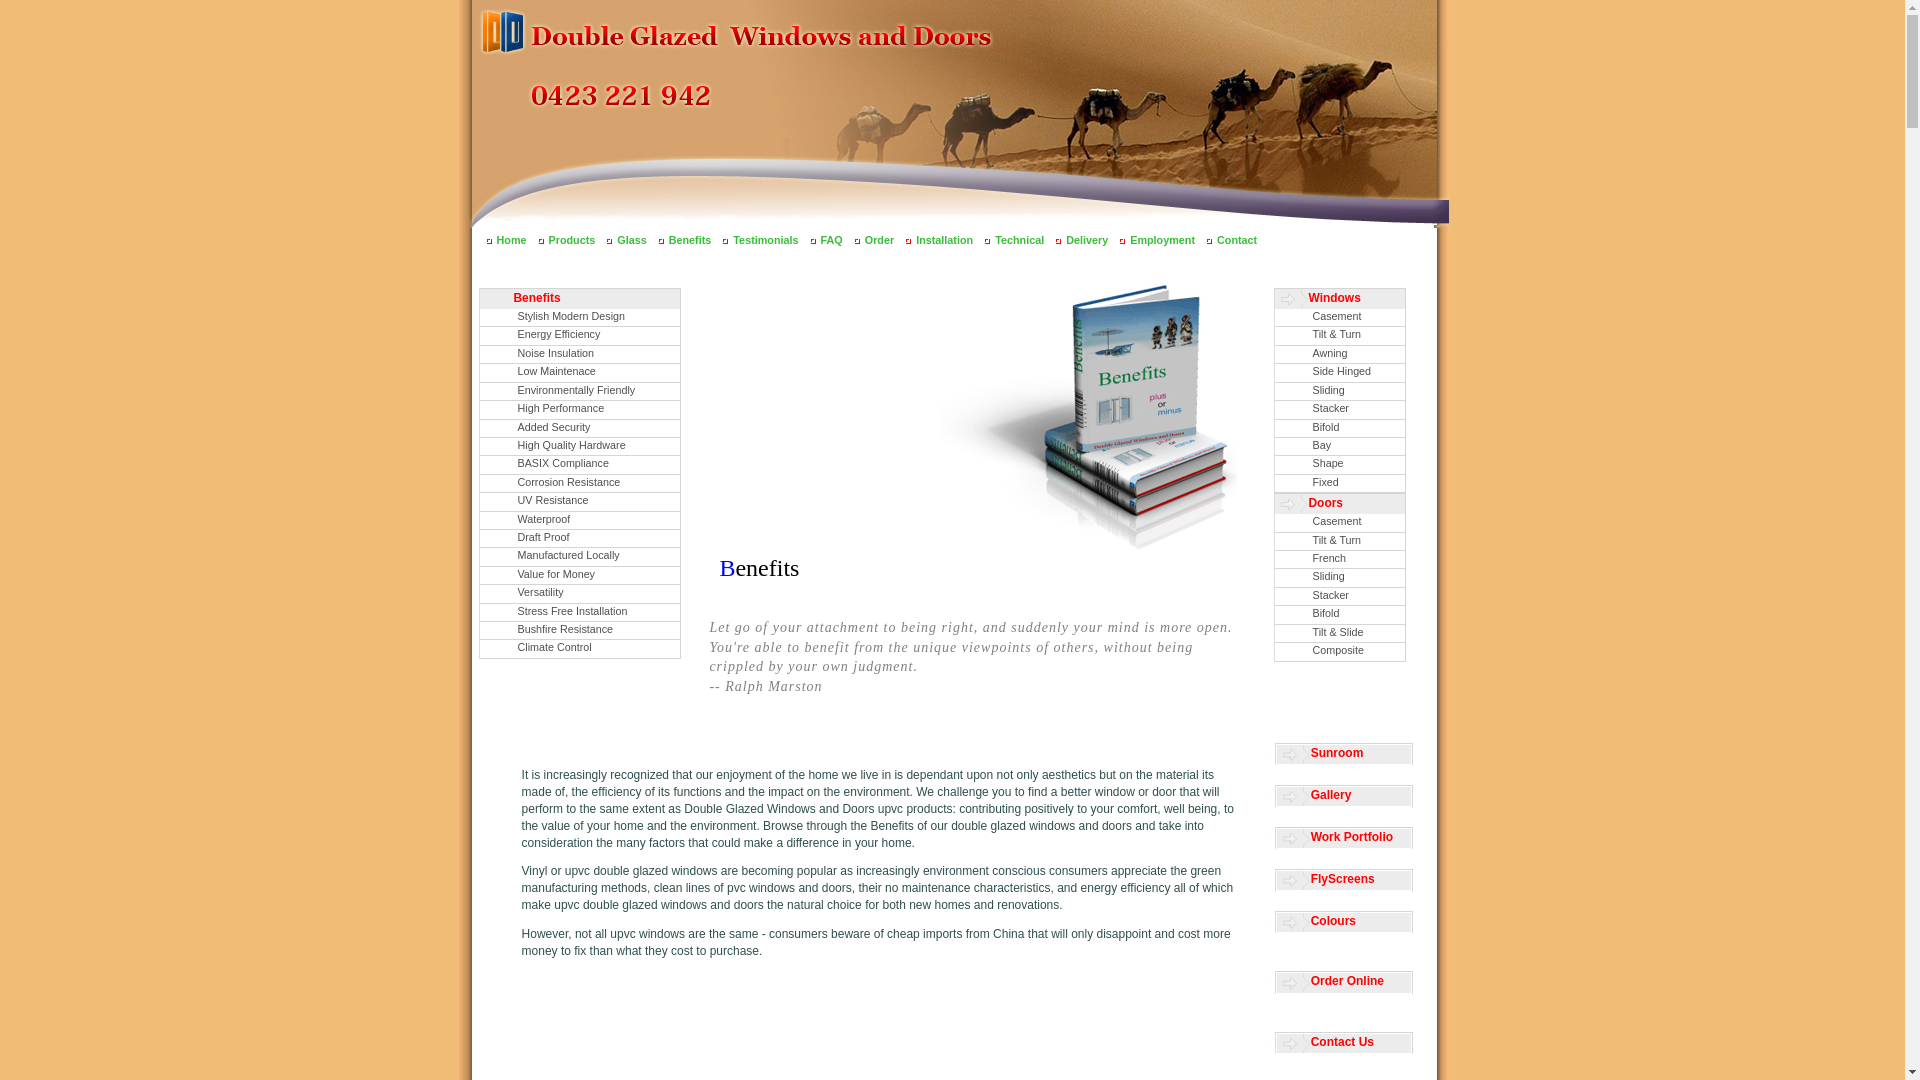  What do you see at coordinates (480, 372) in the screenshot?
I see `'Low Maintenace'` at bounding box center [480, 372].